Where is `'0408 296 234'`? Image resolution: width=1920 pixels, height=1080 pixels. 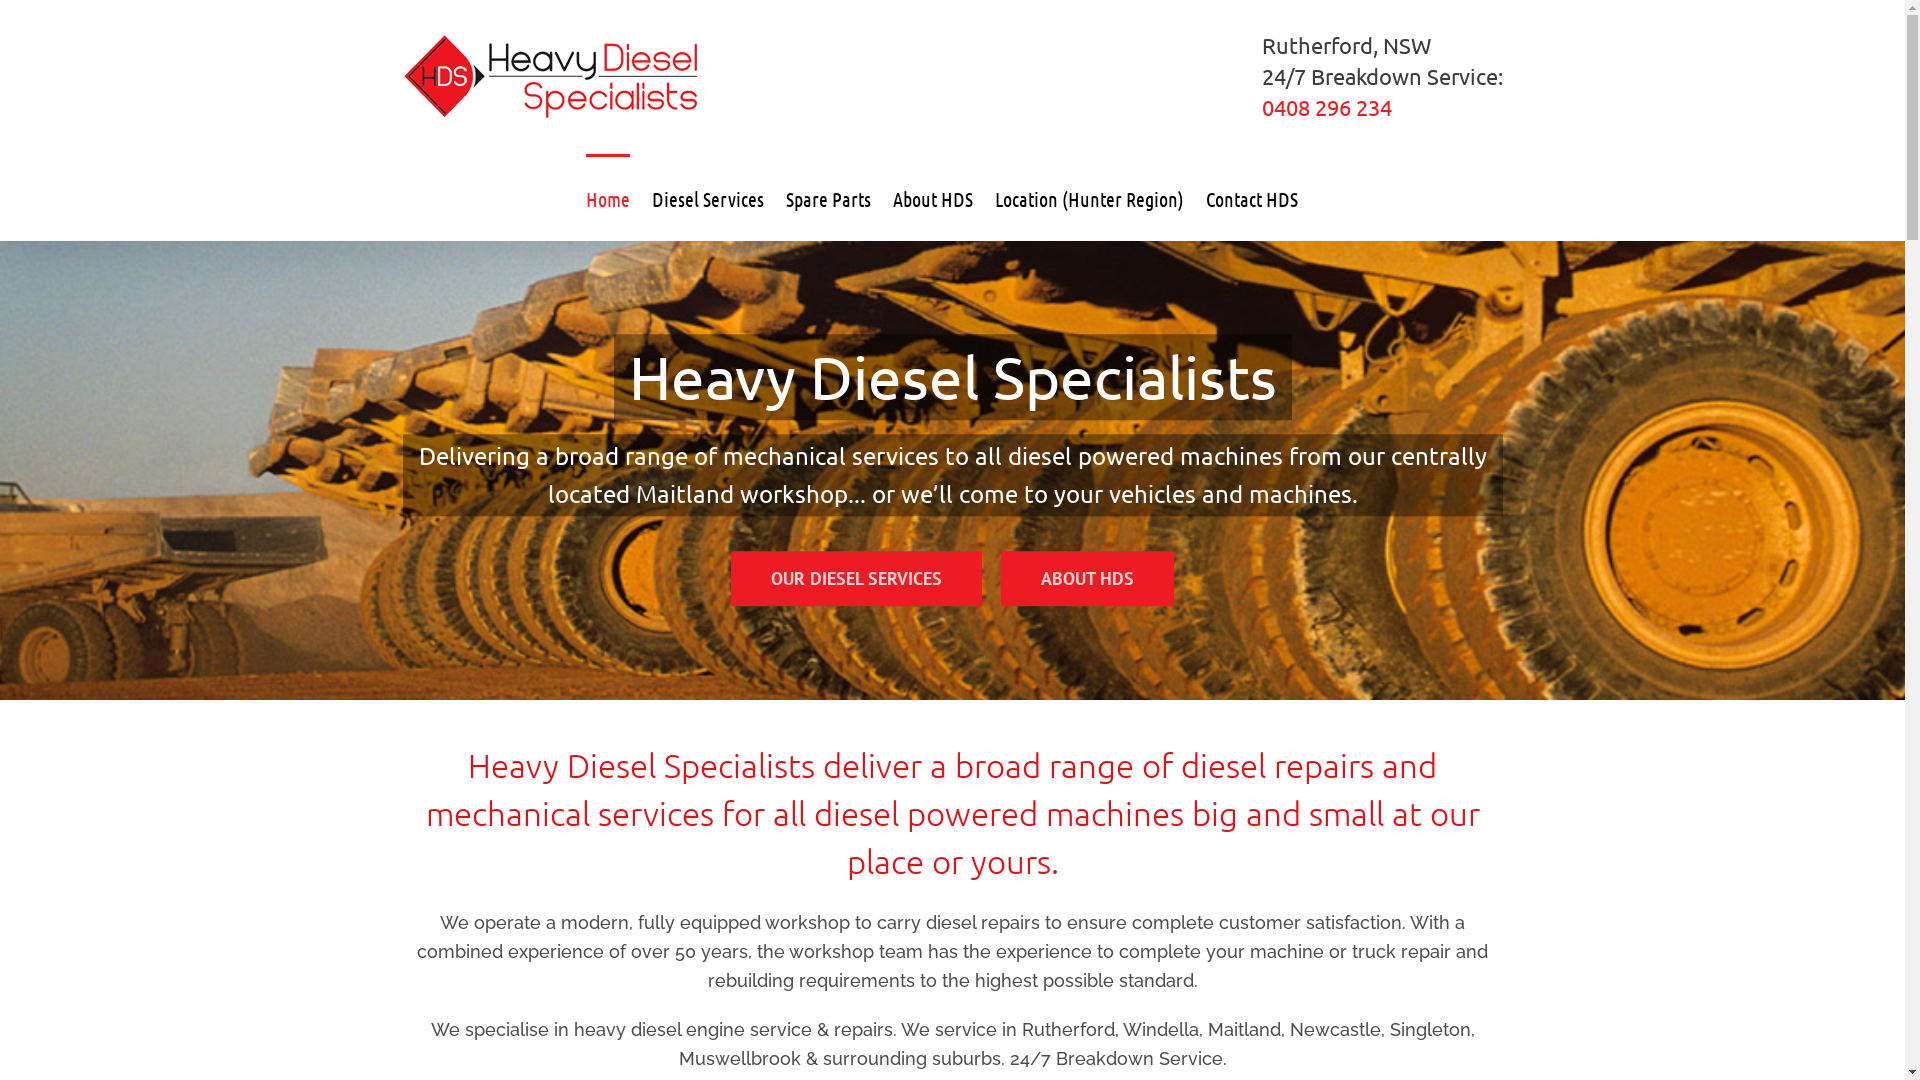 '0408 296 234' is located at coordinates (1261, 107).